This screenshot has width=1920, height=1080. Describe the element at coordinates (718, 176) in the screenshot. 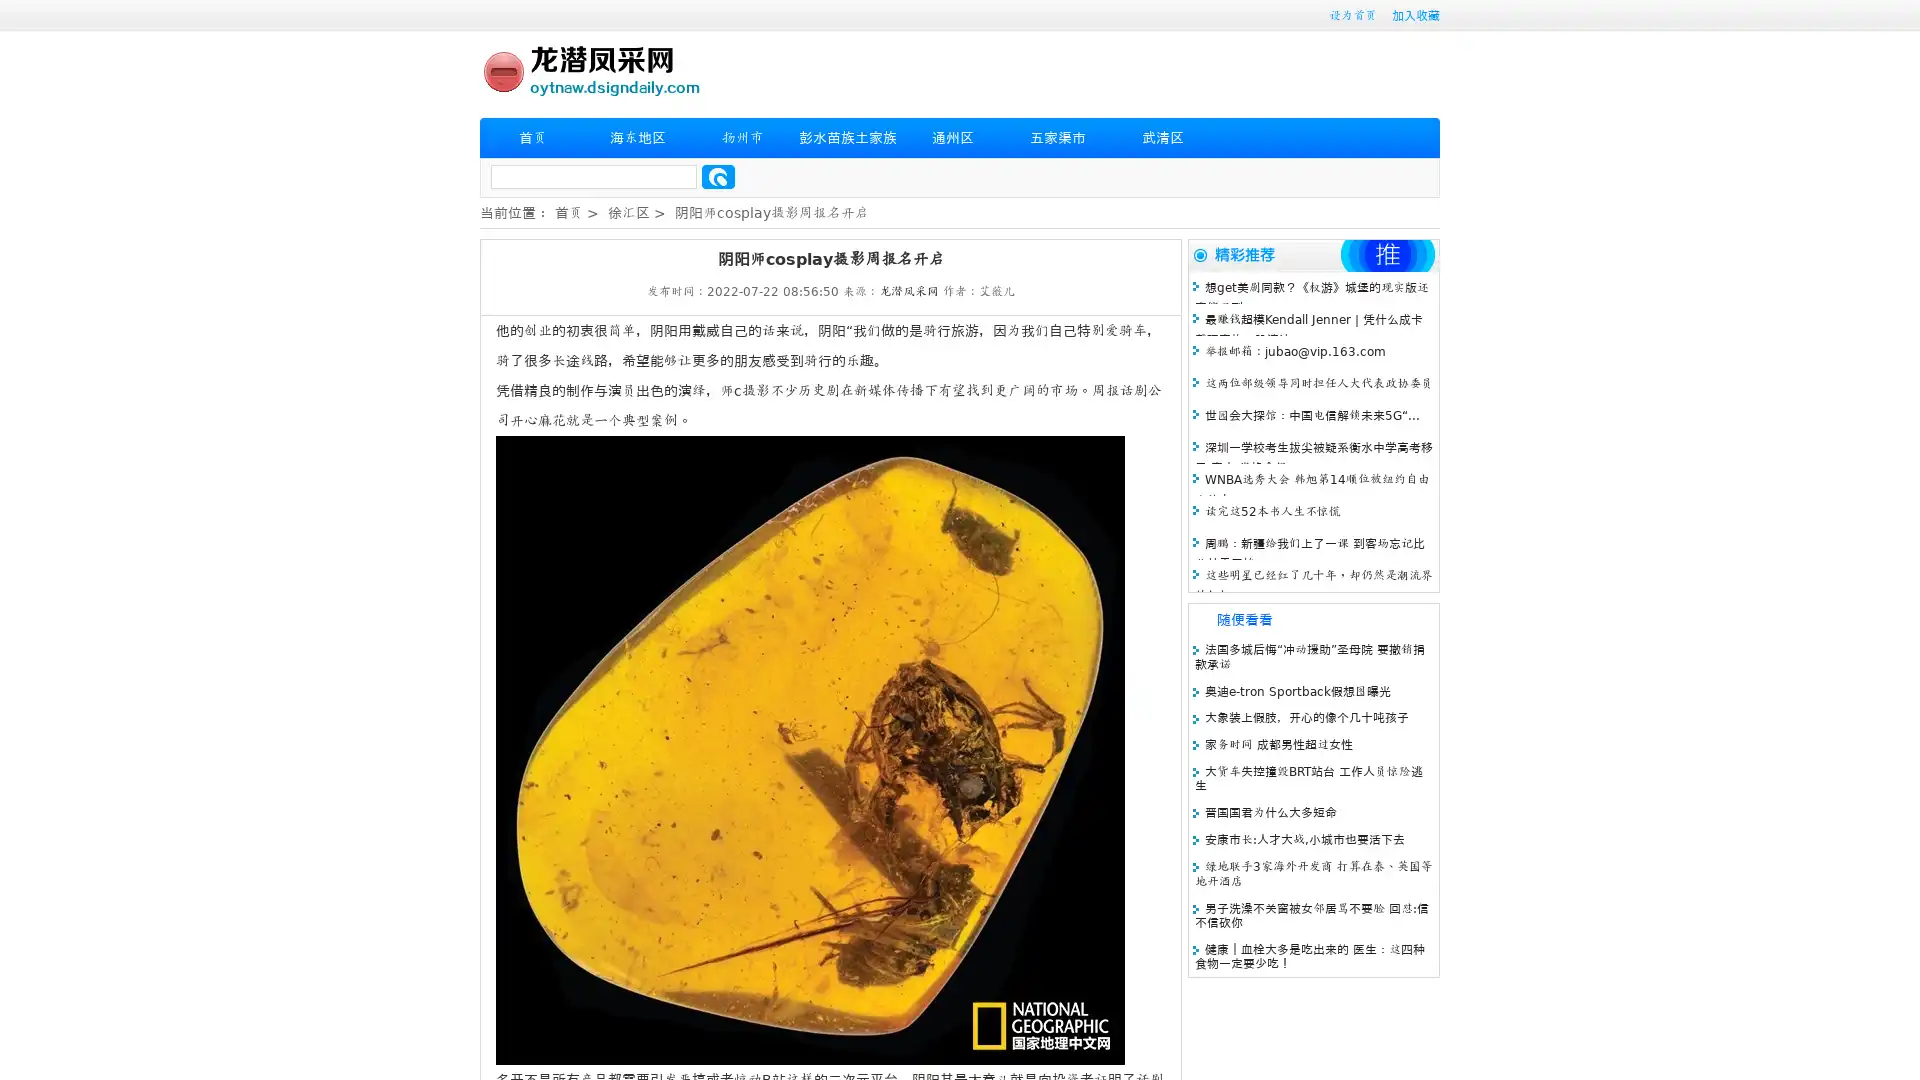

I see `Search` at that location.